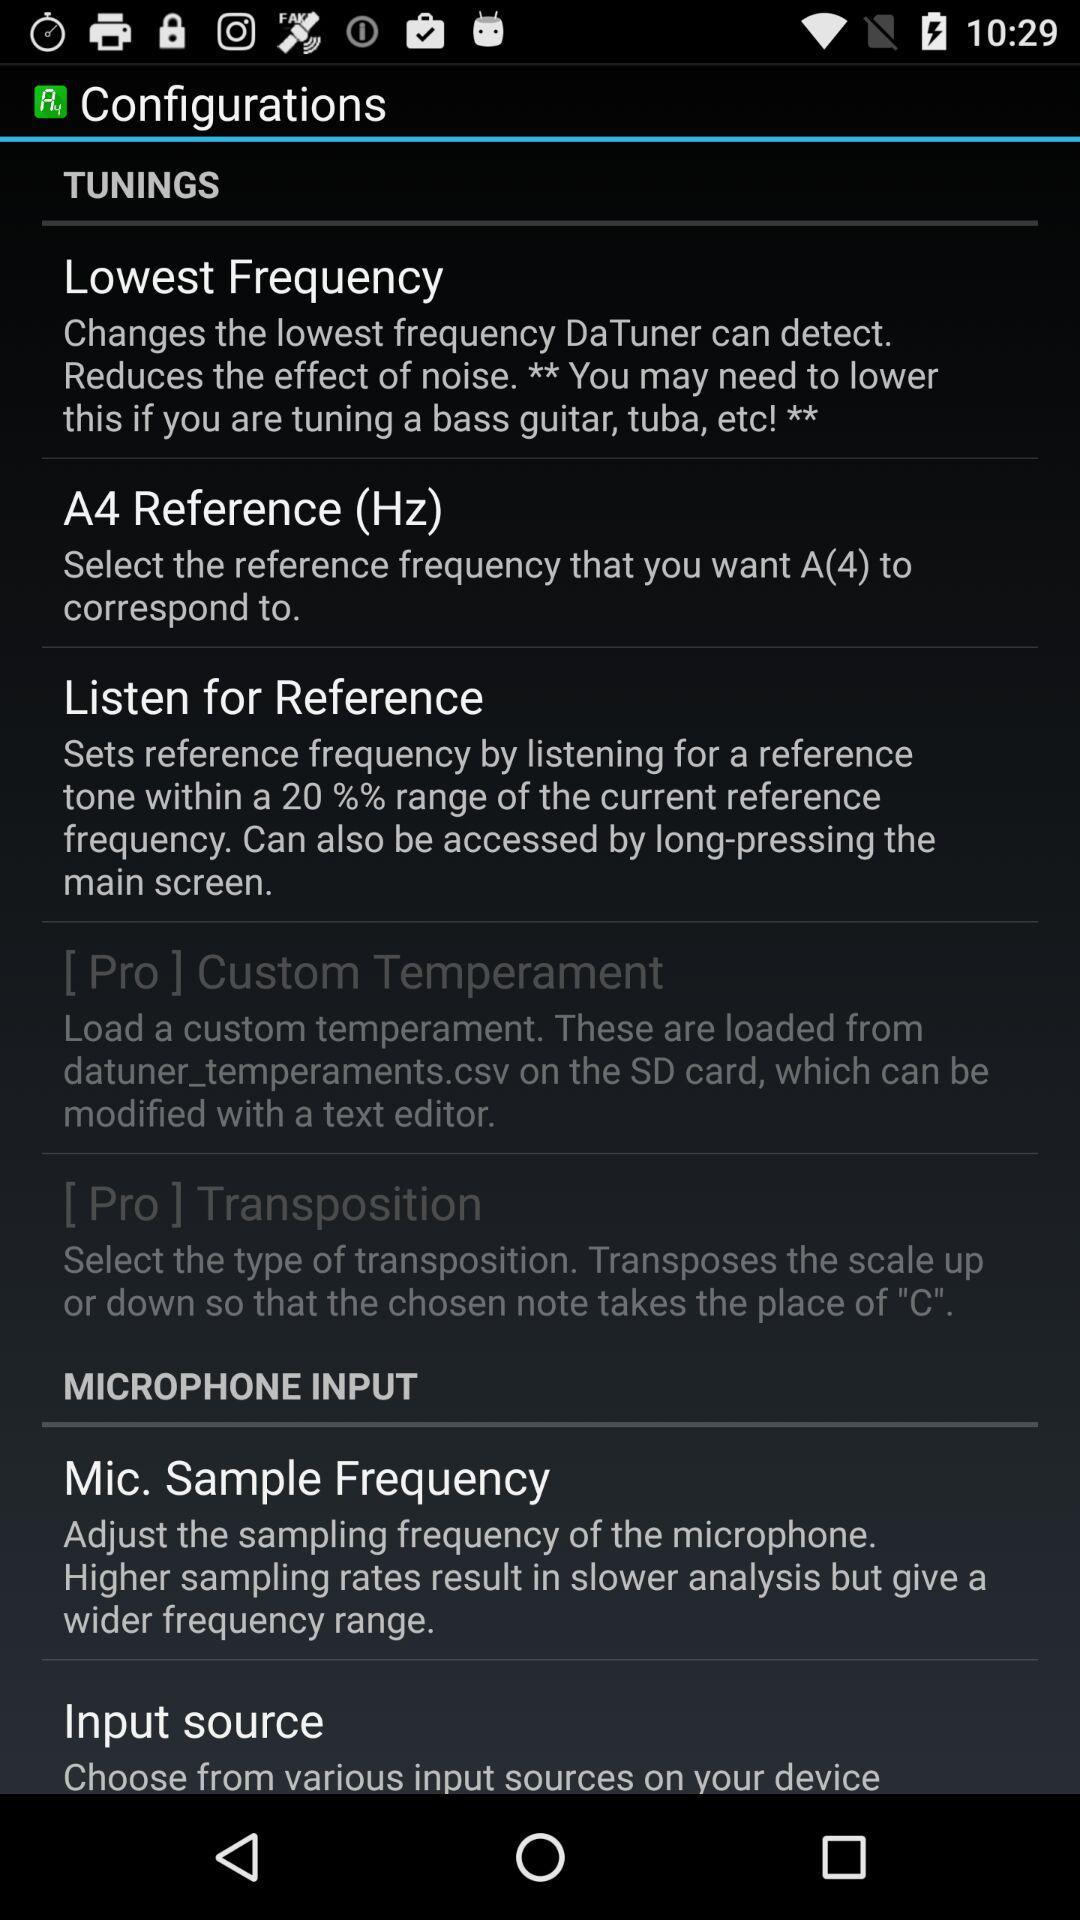 The width and height of the screenshot is (1080, 1920). I want to click on the item below input source icon, so click(471, 1772).